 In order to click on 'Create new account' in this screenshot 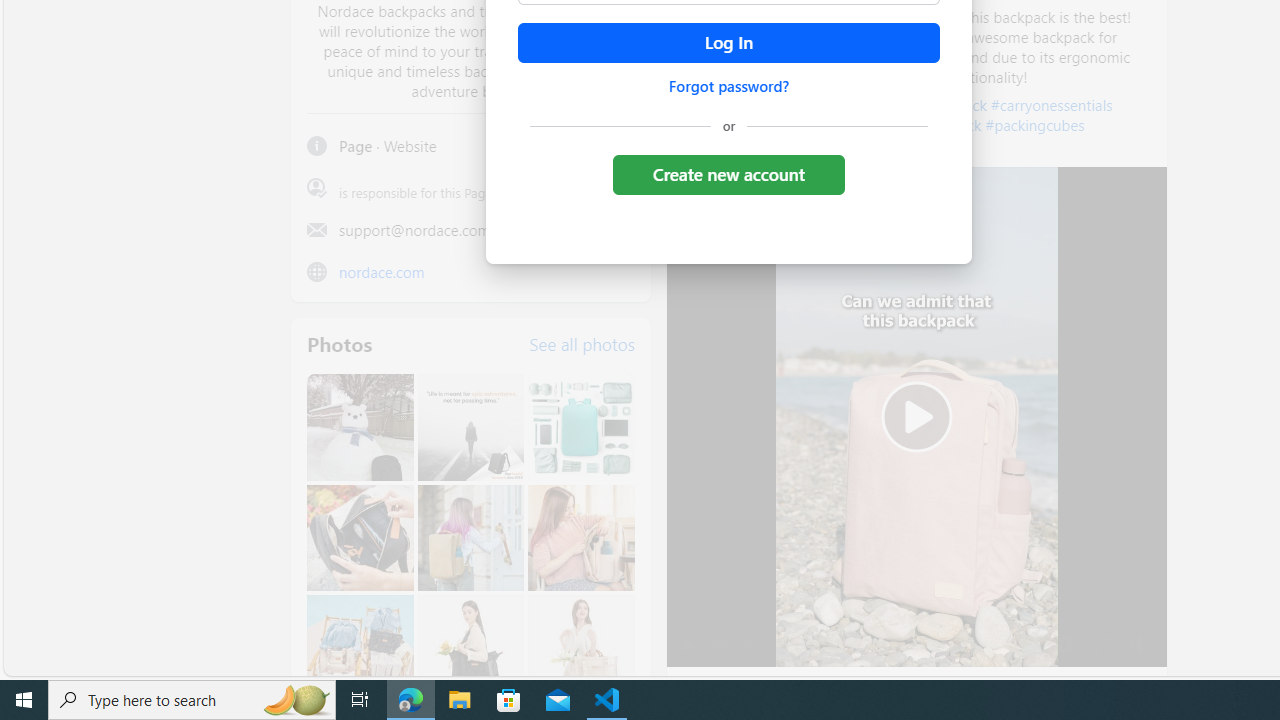, I will do `click(727, 173)`.